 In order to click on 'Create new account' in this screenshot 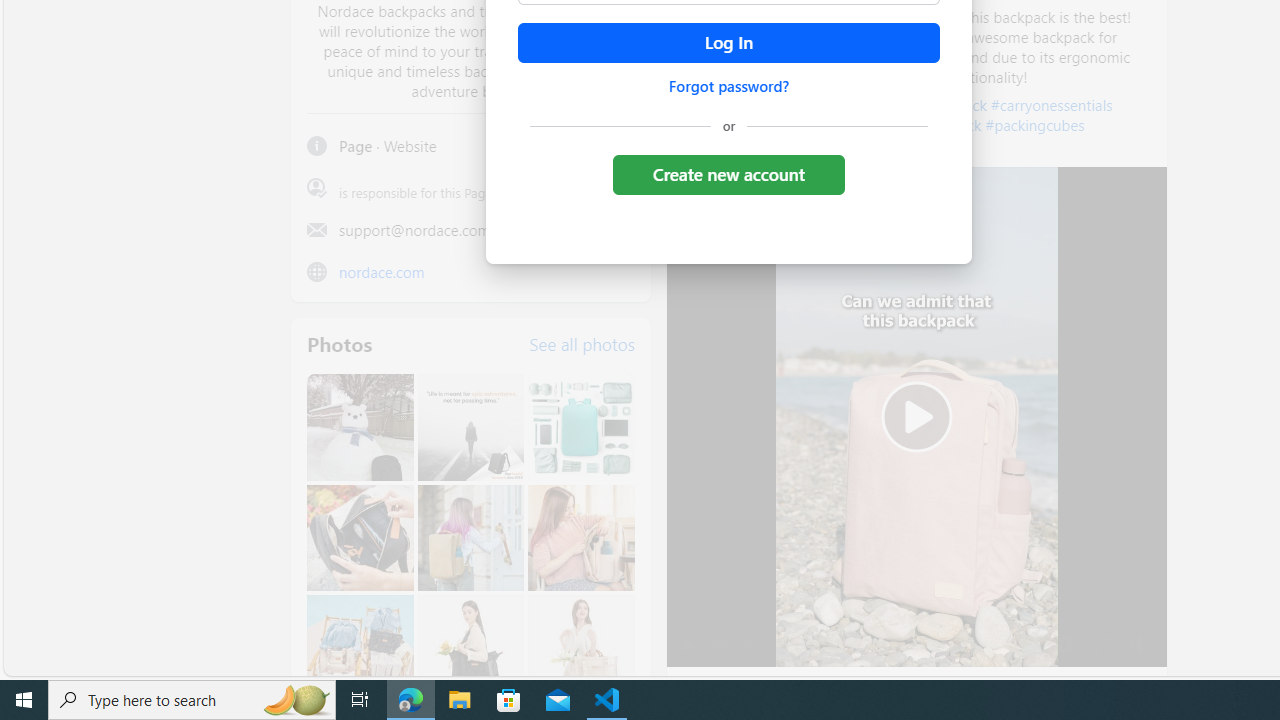, I will do `click(727, 173)`.